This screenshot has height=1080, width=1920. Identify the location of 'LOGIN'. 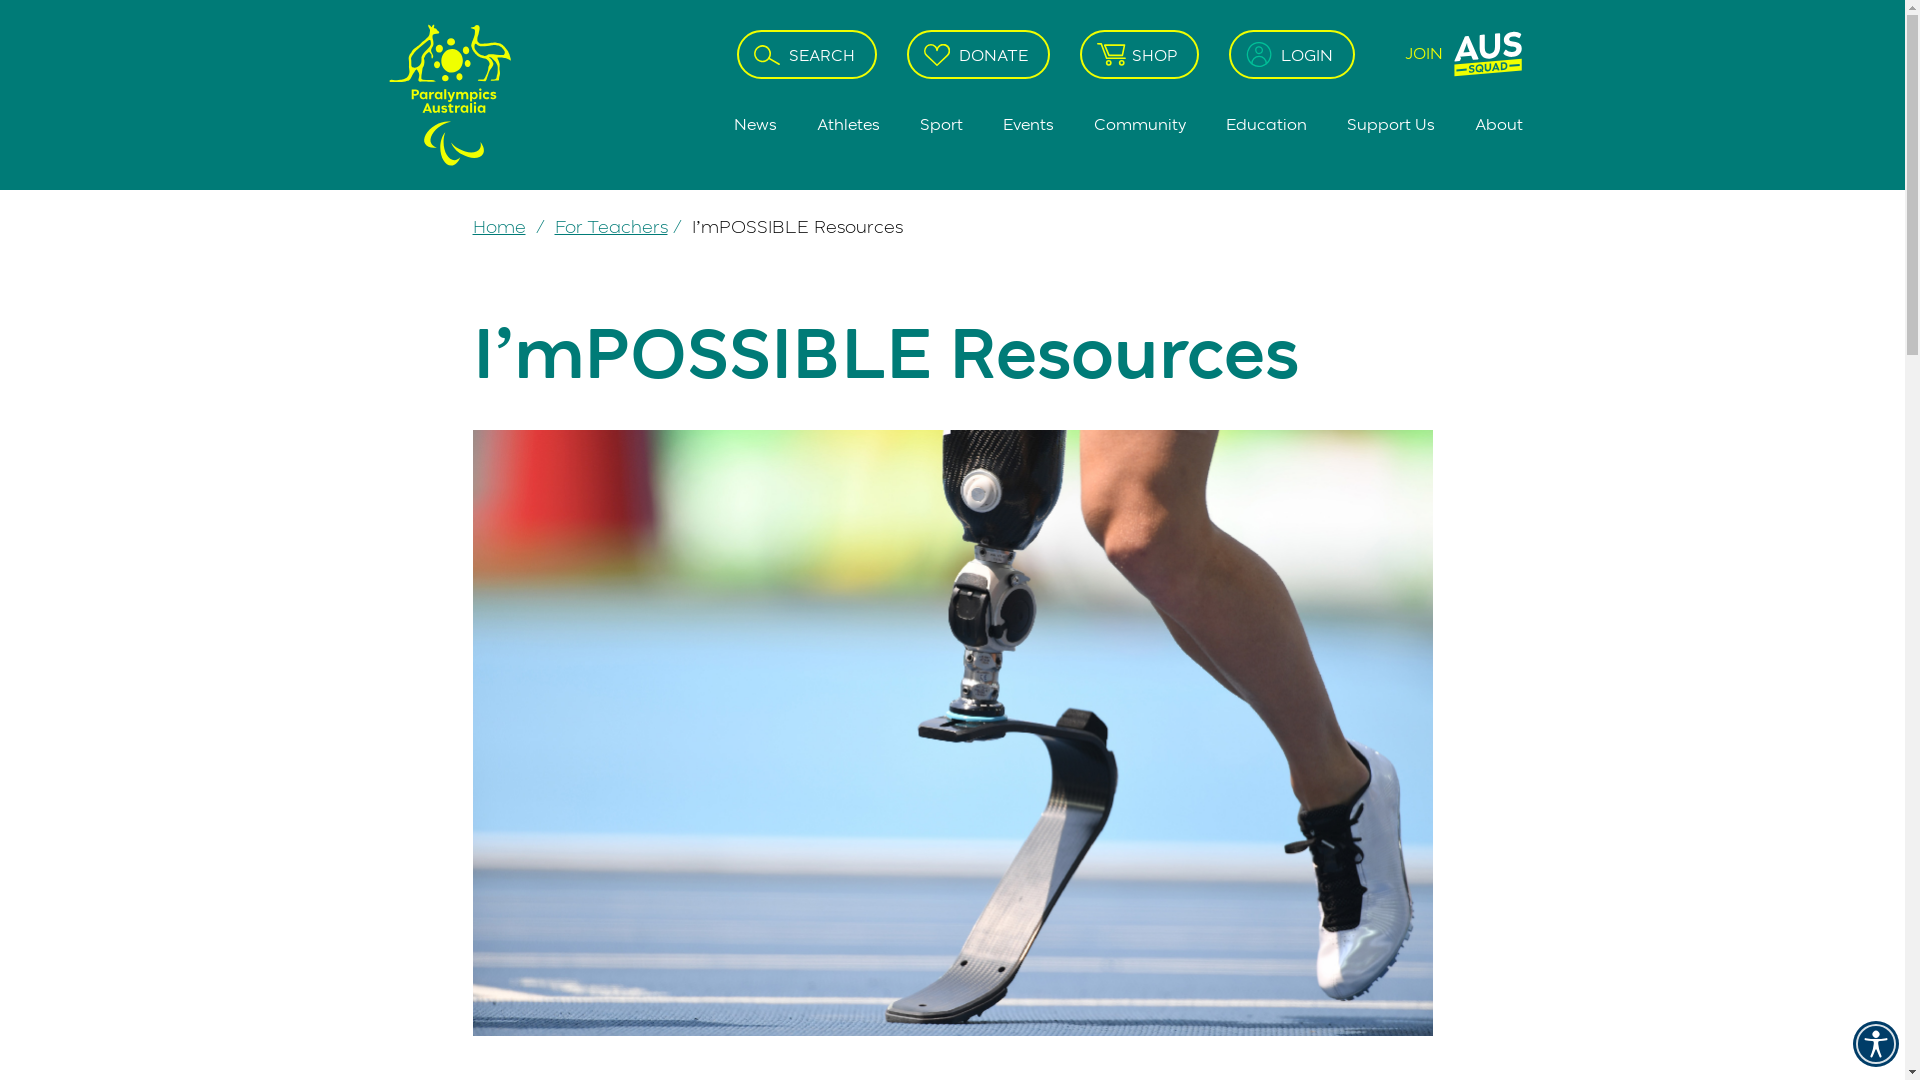
(1291, 53).